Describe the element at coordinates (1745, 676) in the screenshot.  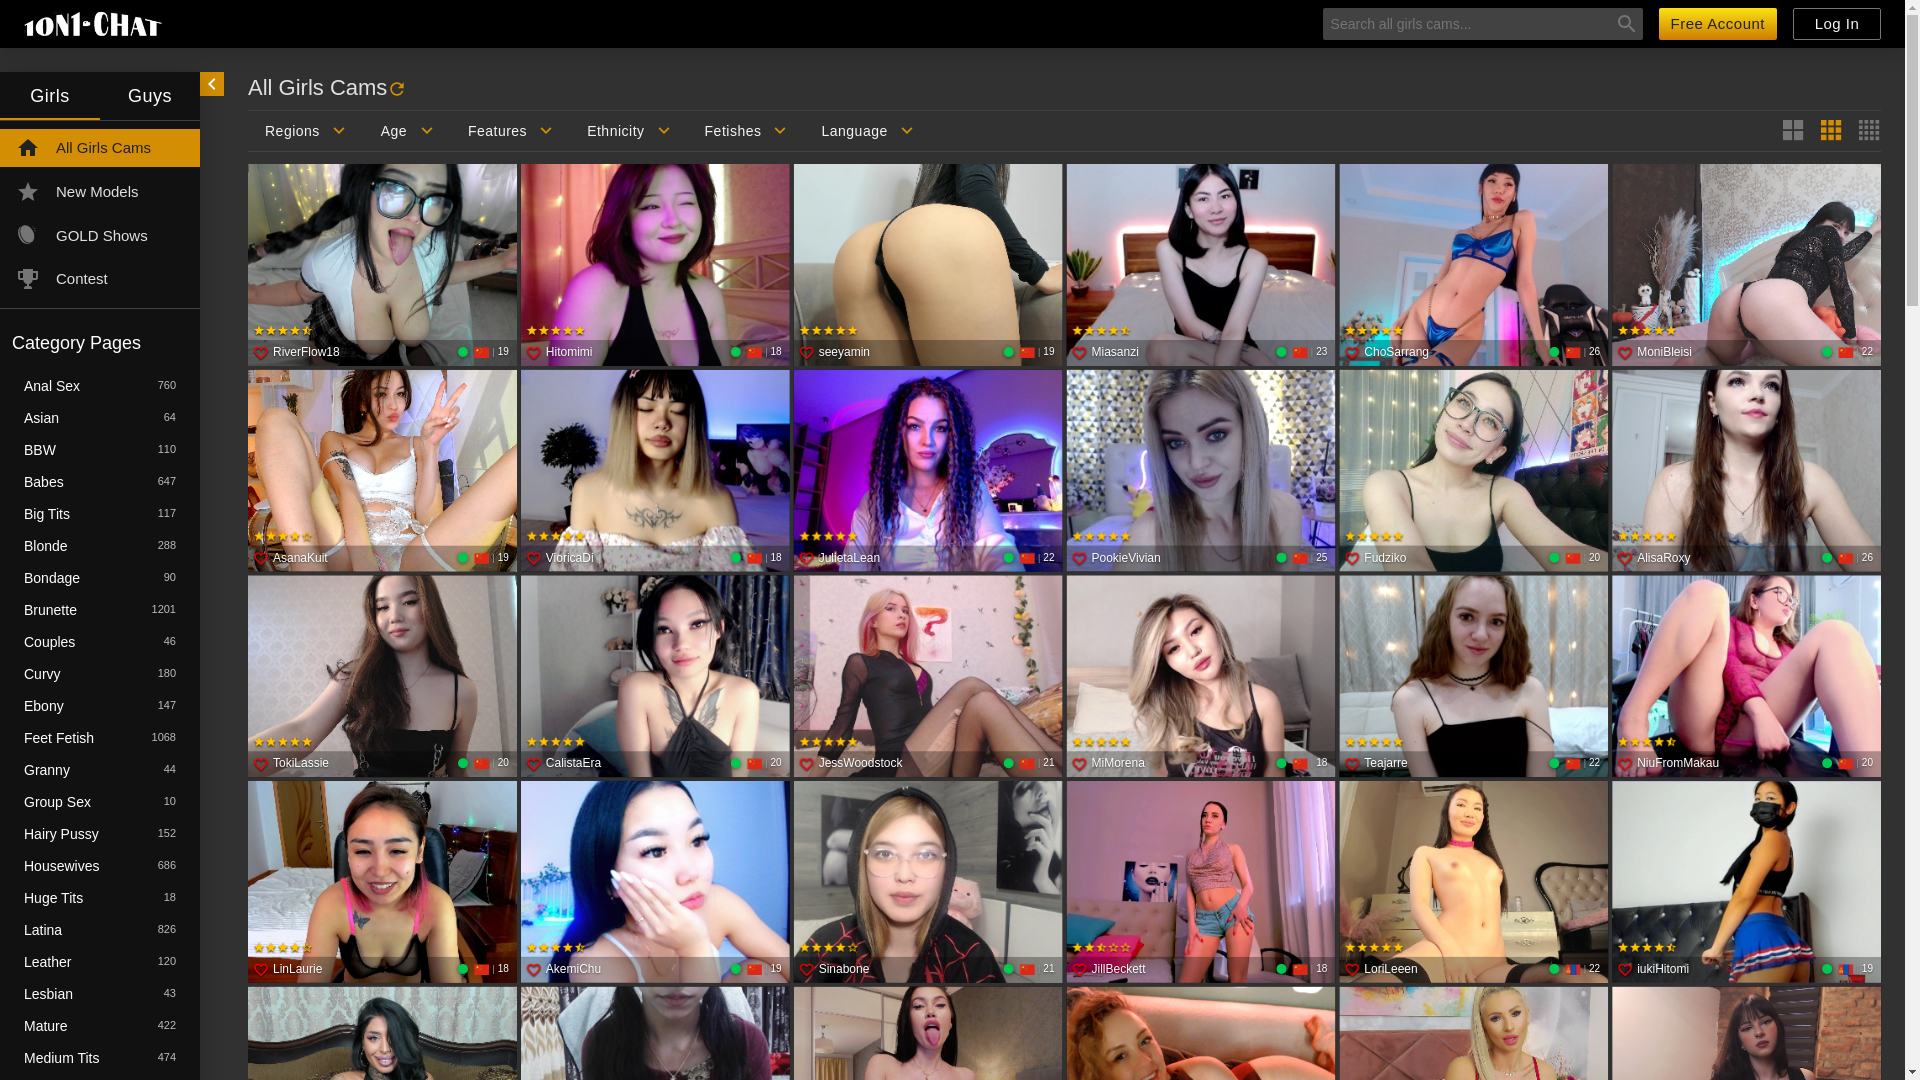
I see `'NiuFromMakau` at that location.